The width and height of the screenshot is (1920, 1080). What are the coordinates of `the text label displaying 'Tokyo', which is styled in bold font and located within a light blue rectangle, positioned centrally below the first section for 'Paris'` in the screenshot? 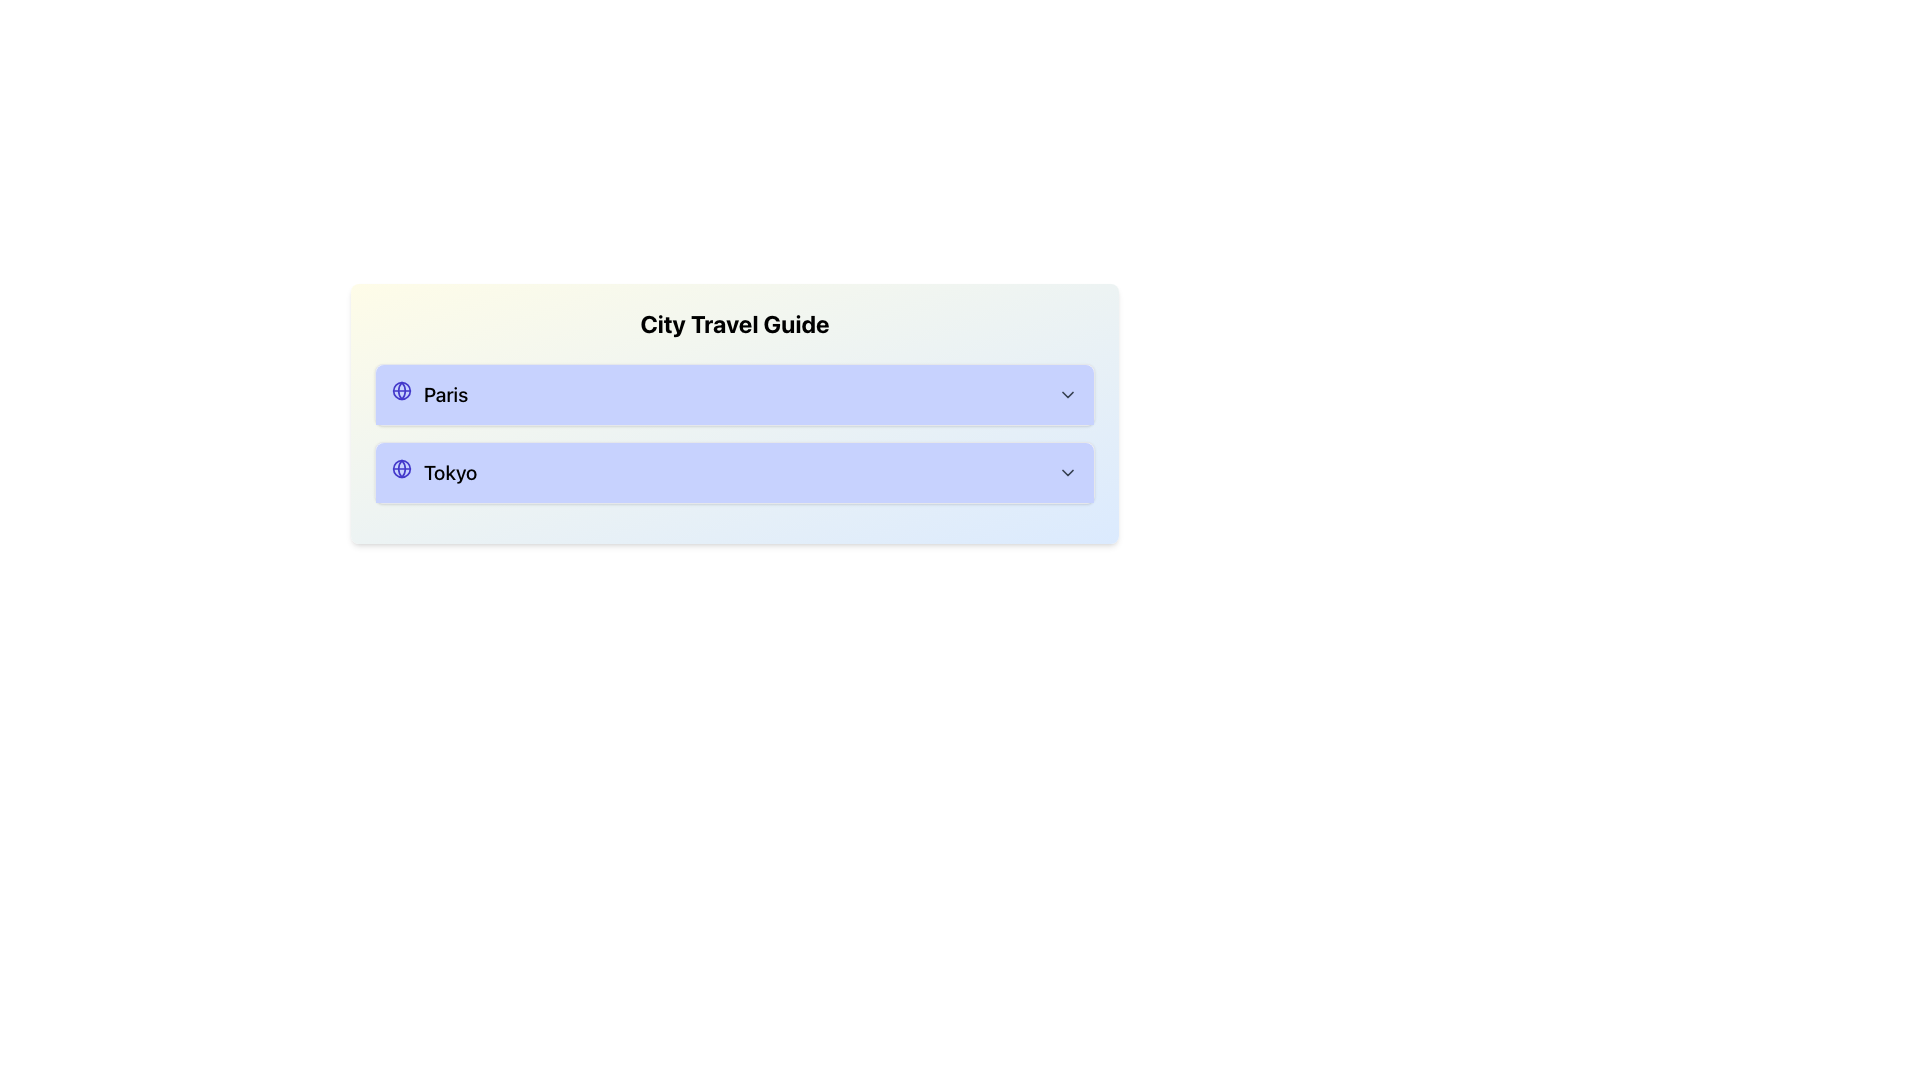 It's located at (449, 473).